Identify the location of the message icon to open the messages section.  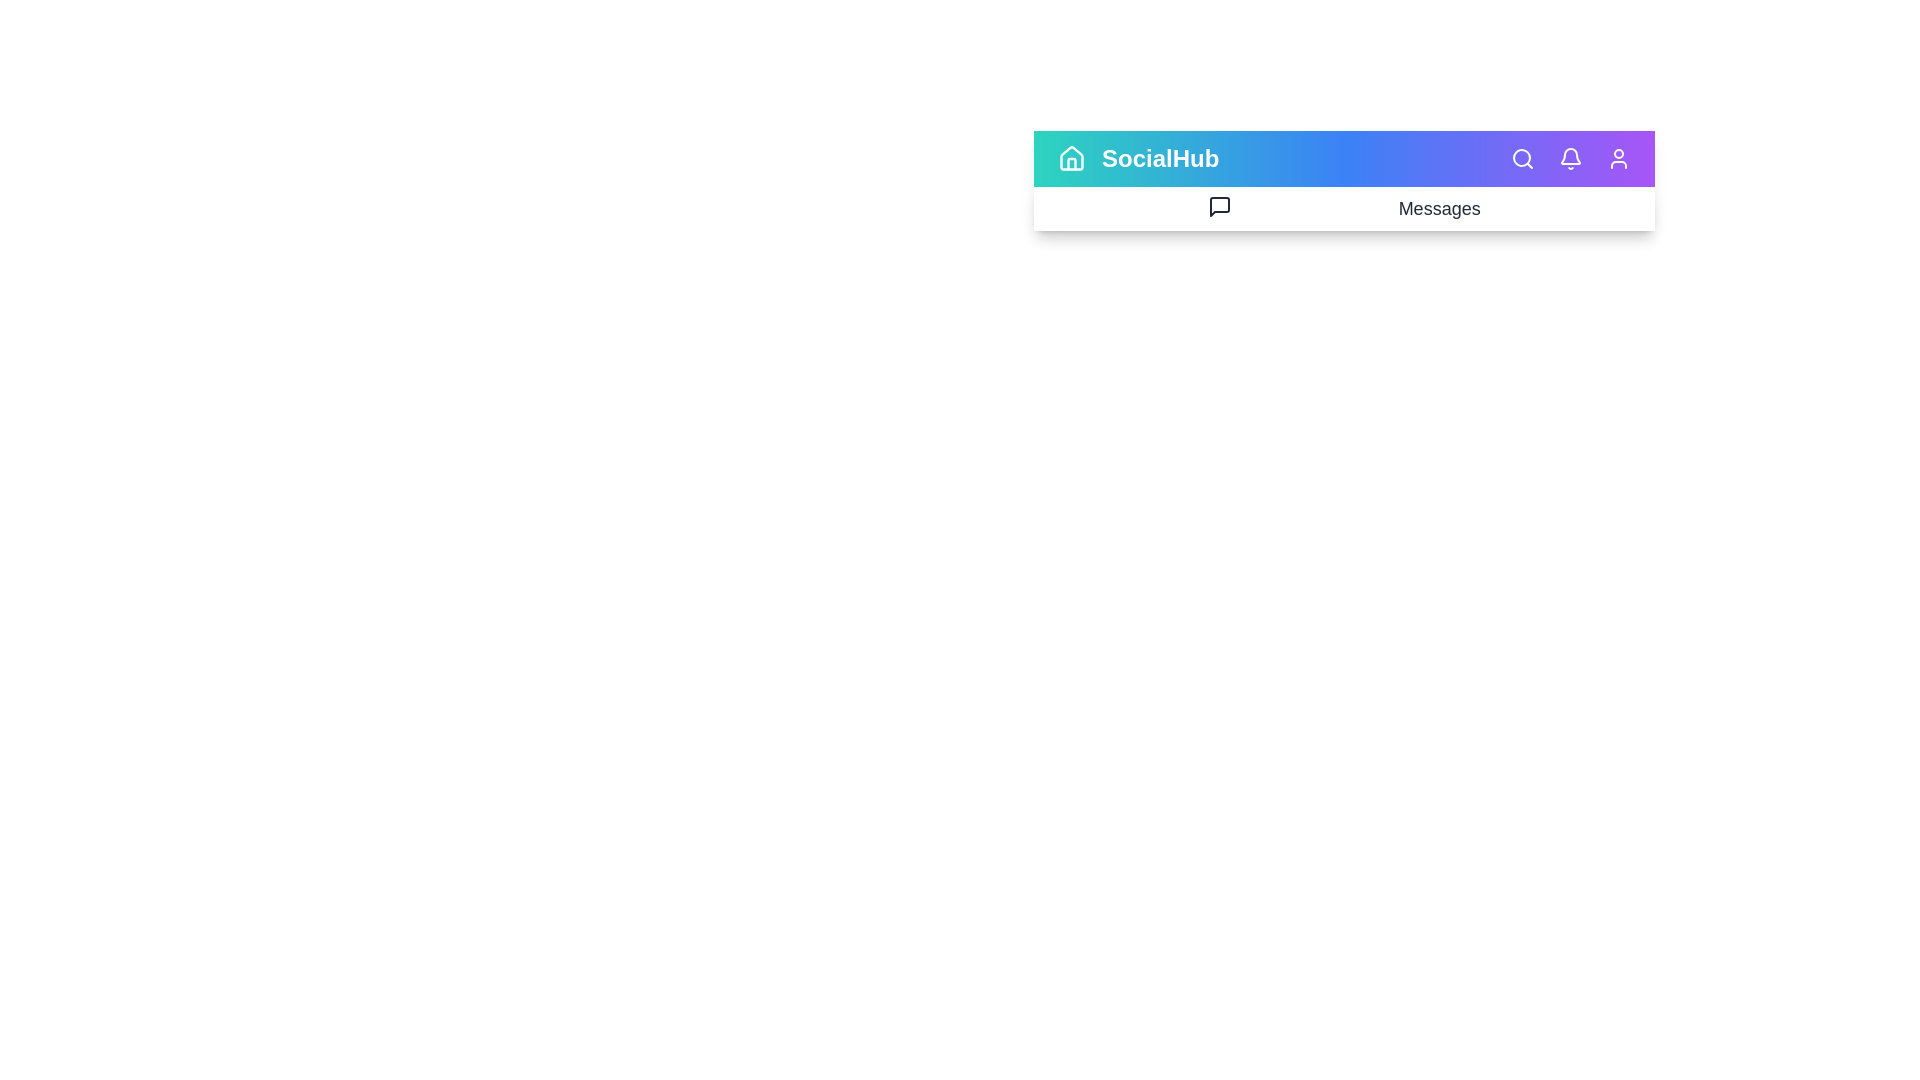
(1218, 207).